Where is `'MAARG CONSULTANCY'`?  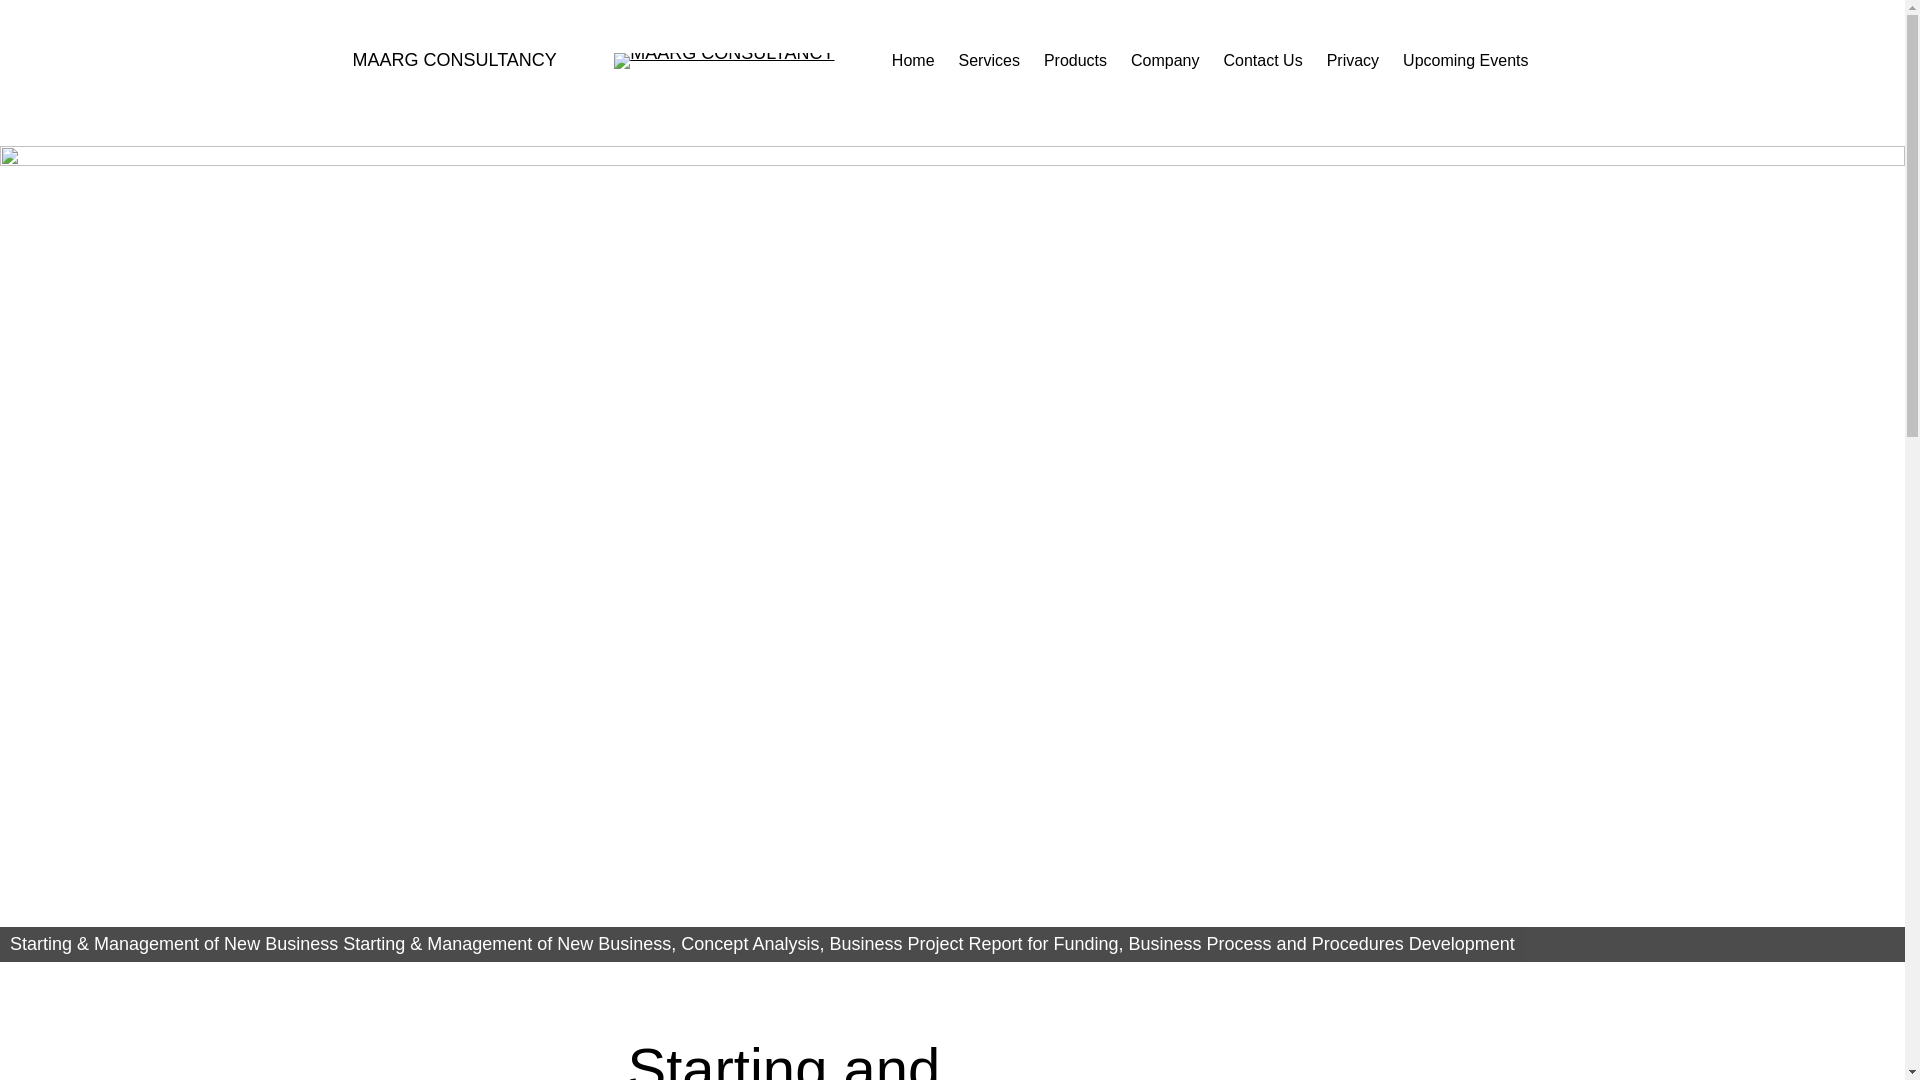
'MAARG CONSULTANCY' is located at coordinates (453, 59).